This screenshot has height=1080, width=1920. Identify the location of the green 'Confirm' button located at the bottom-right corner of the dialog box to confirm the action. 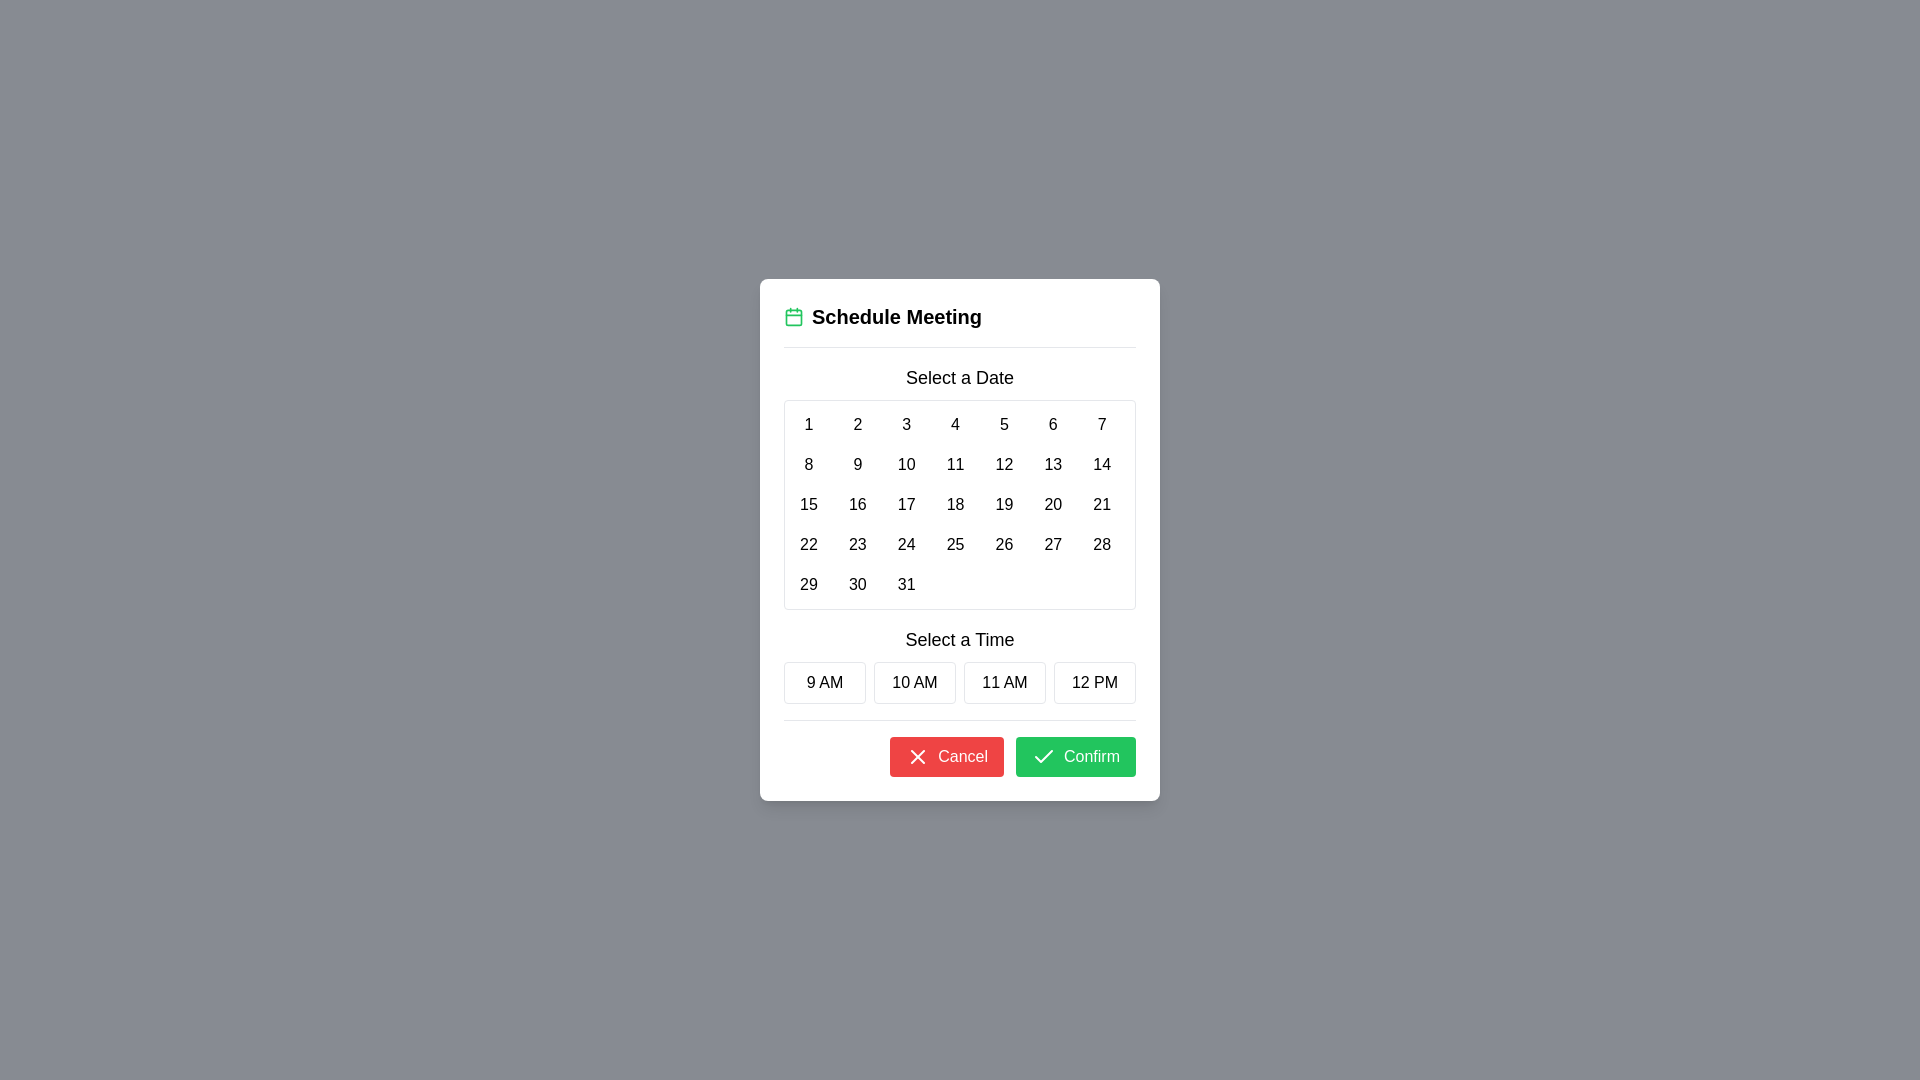
(1074, 756).